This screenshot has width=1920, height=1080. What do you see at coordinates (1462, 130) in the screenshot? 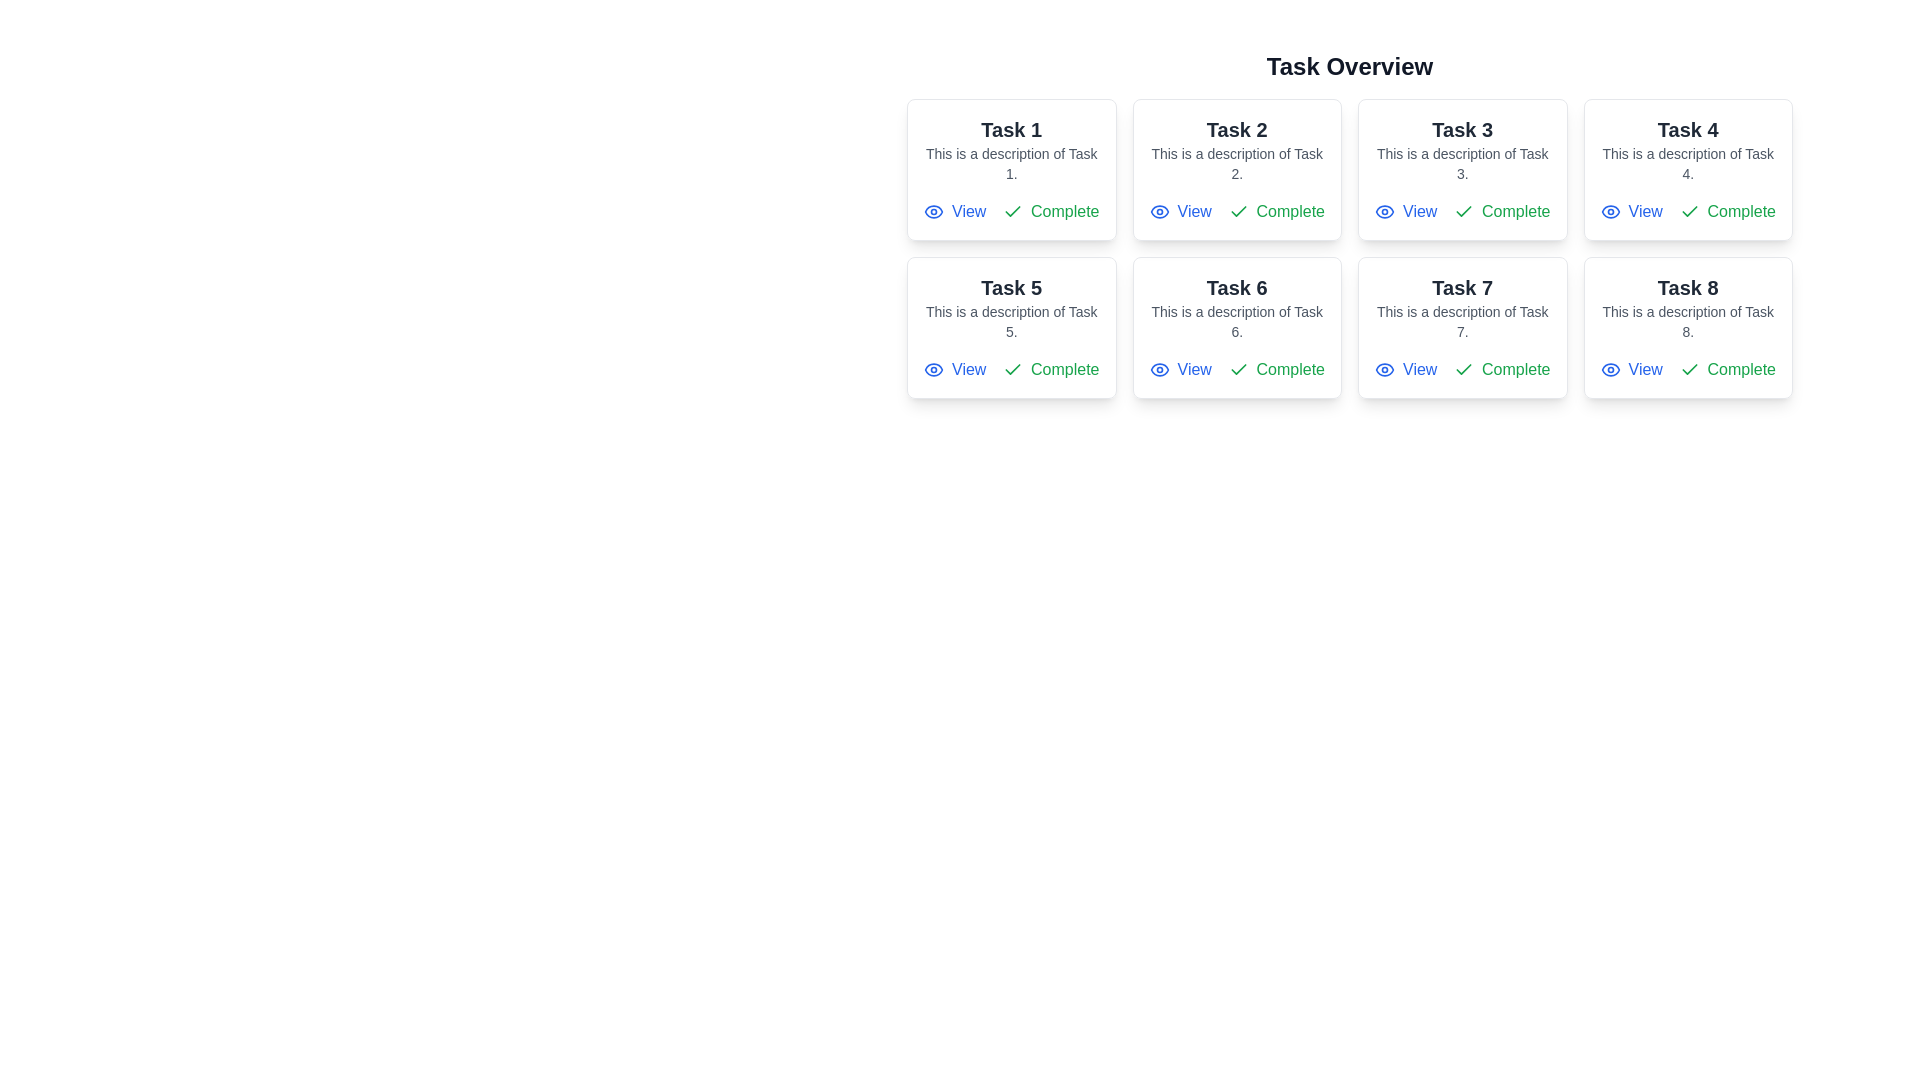
I see `the text element displaying 'Task 3', which is prominently positioned at the top center of the card for Task 3` at bounding box center [1462, 130].